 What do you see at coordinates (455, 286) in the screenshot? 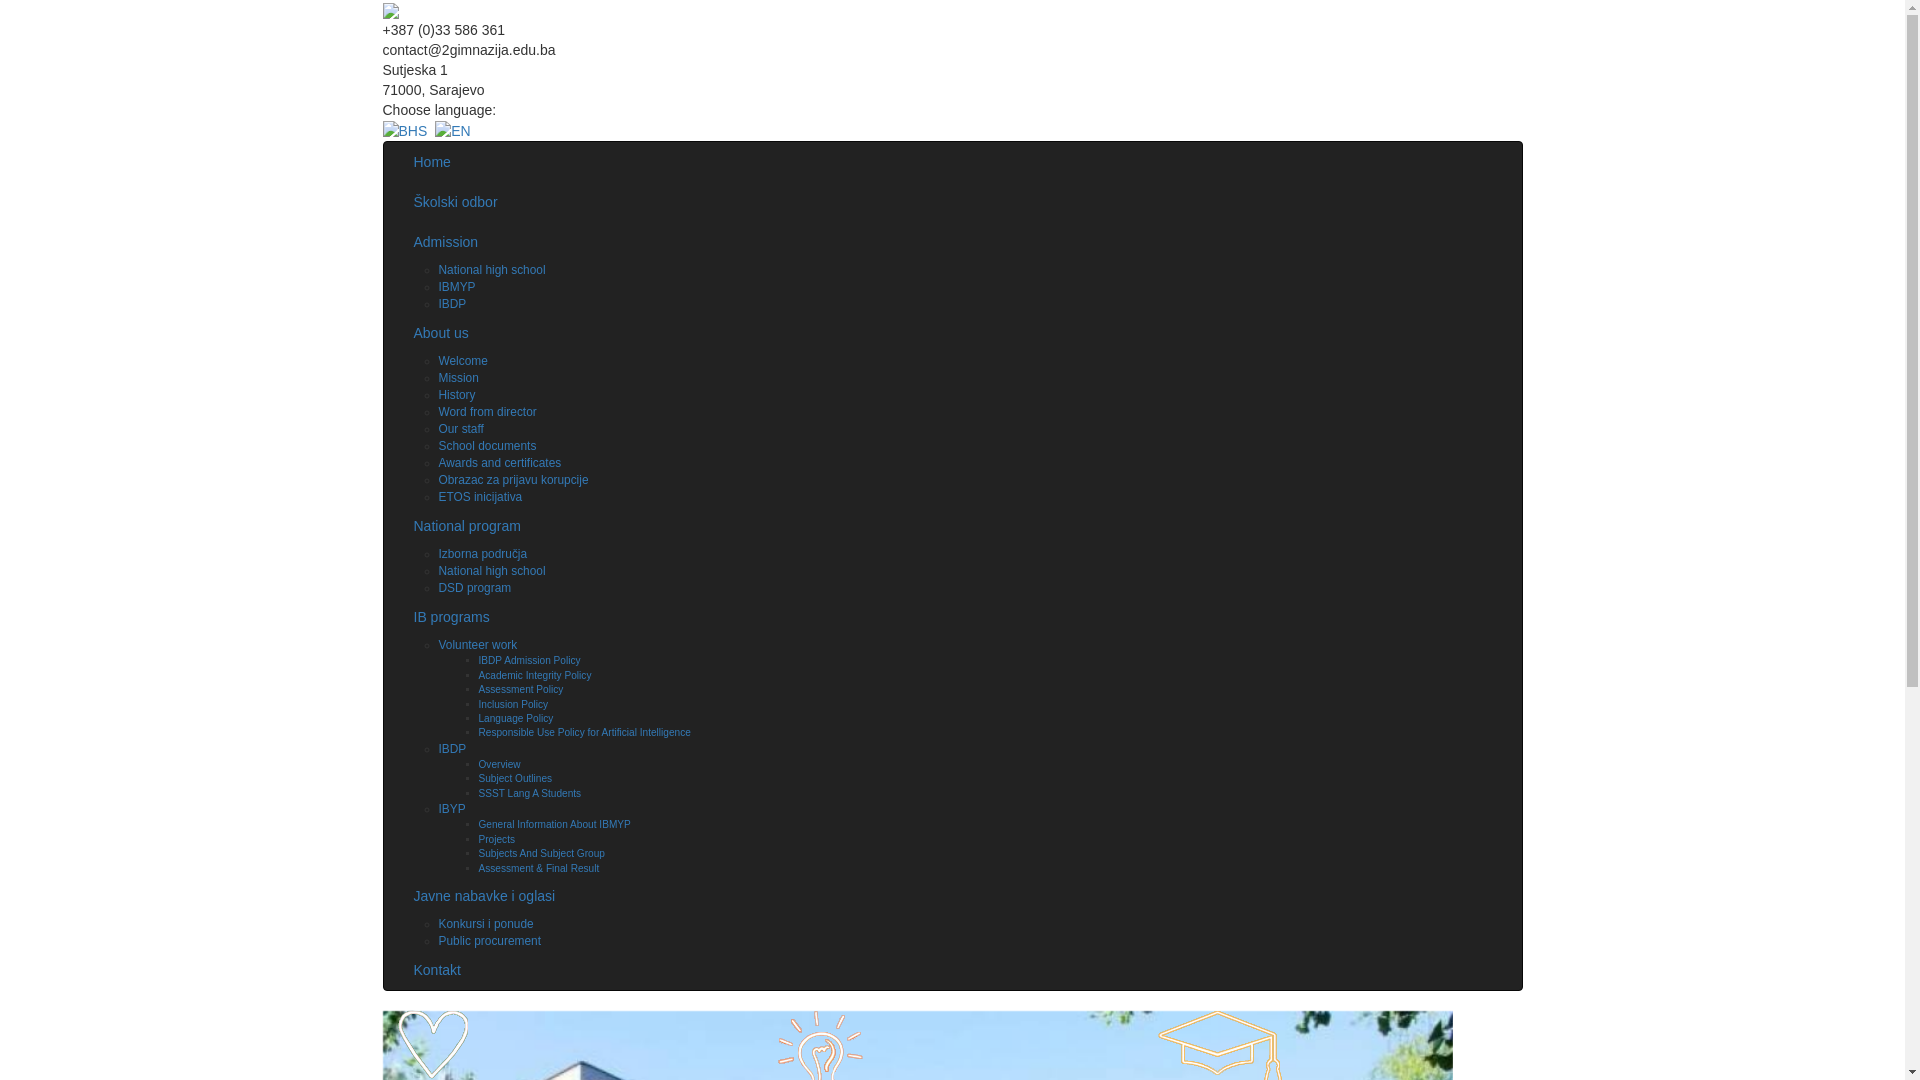
I see `'IBMYP'` at bounding box center [455, 286].